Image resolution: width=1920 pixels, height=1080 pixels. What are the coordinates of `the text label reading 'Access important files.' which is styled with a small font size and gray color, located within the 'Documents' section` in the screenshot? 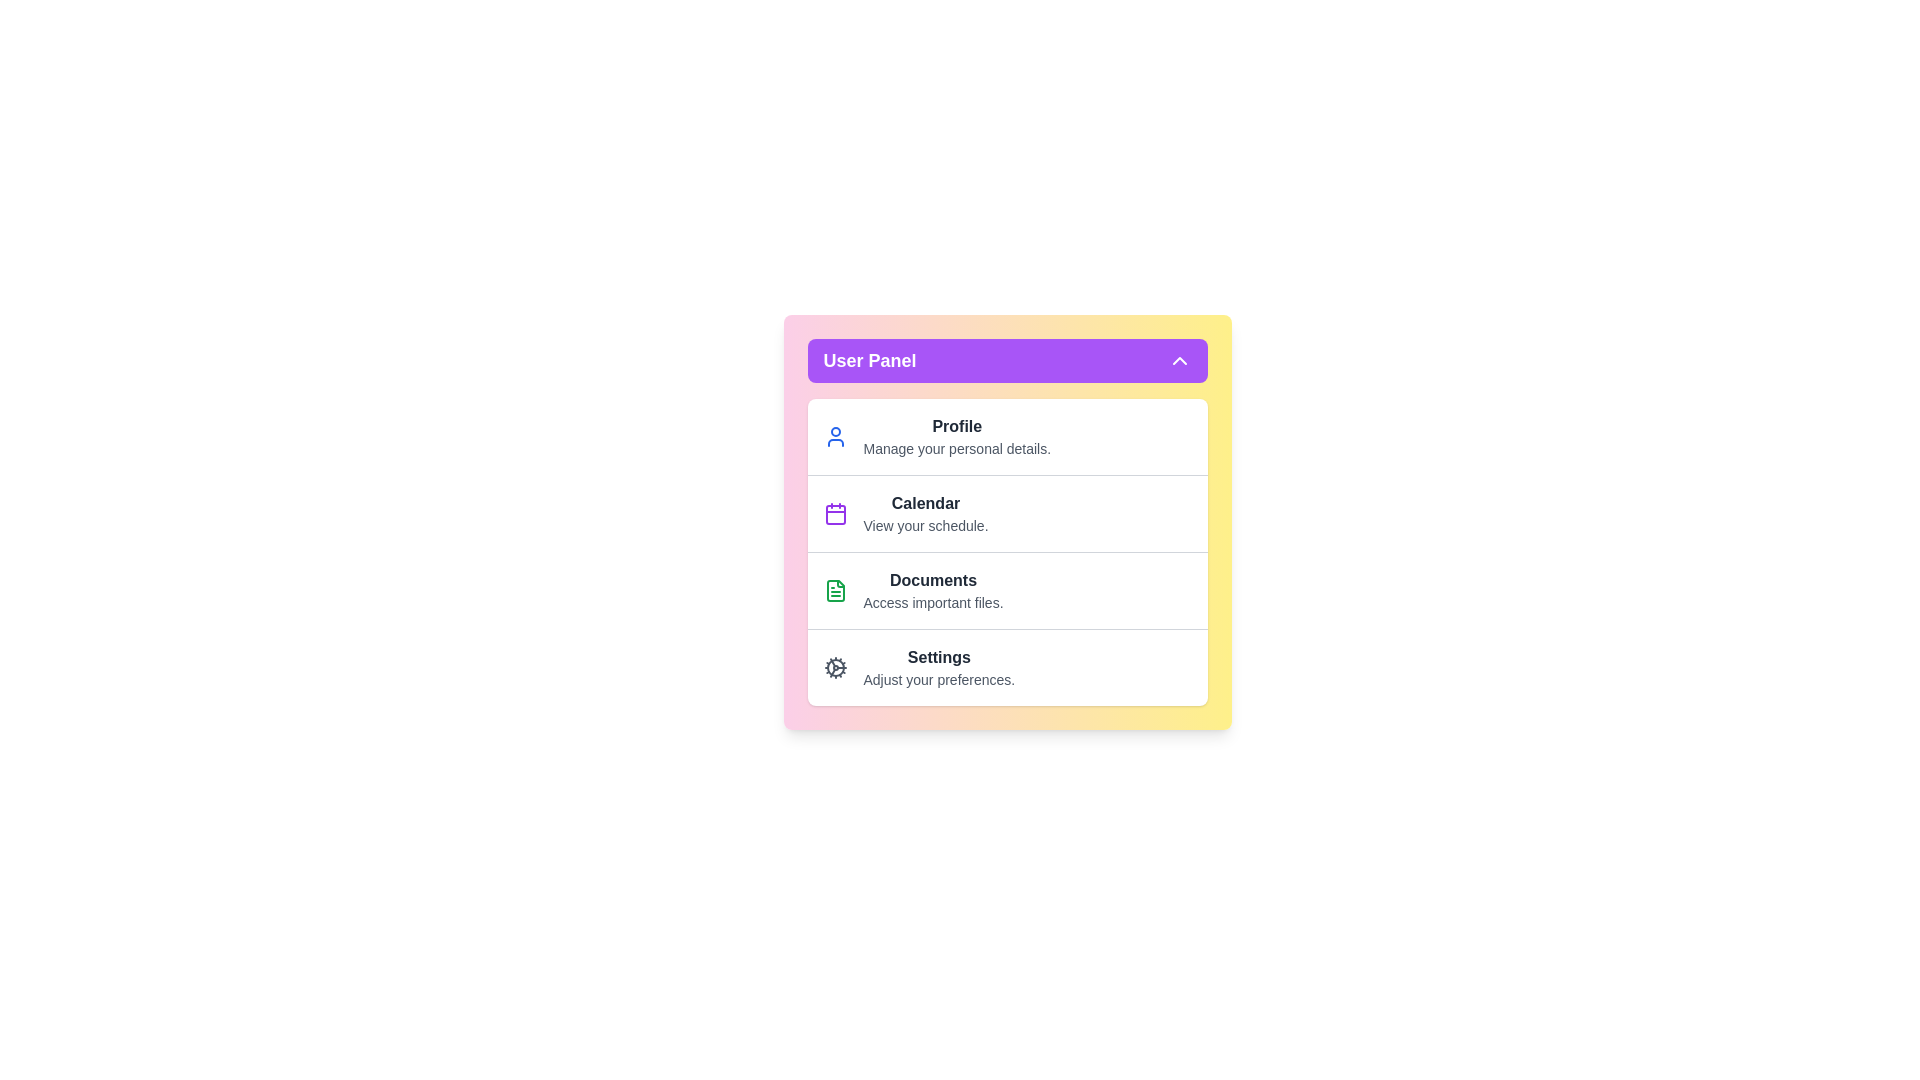 It's located at (932, 601).